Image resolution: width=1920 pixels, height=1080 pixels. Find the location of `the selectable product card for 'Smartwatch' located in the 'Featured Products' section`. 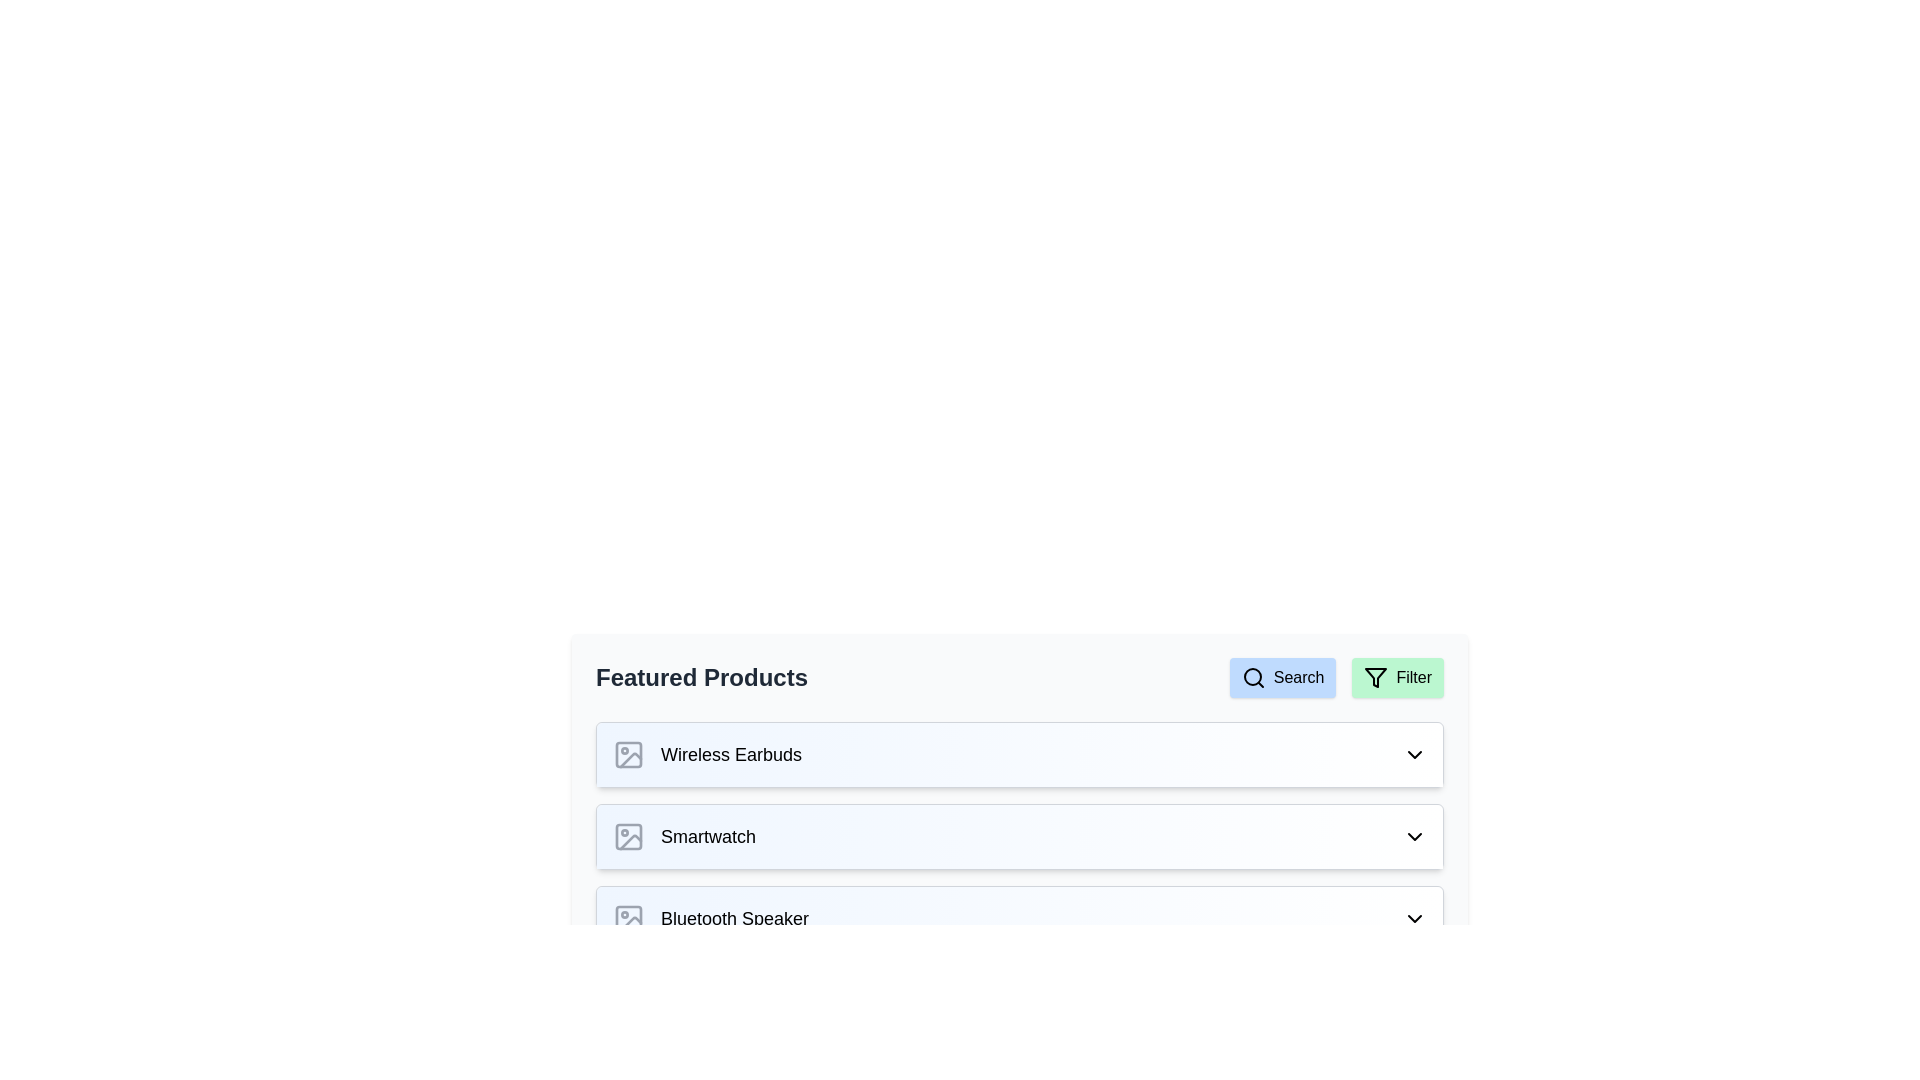

the selectable product card for 'Smartwatch' located in the 'Featured Products' section is located at coordinates (1019, 837).